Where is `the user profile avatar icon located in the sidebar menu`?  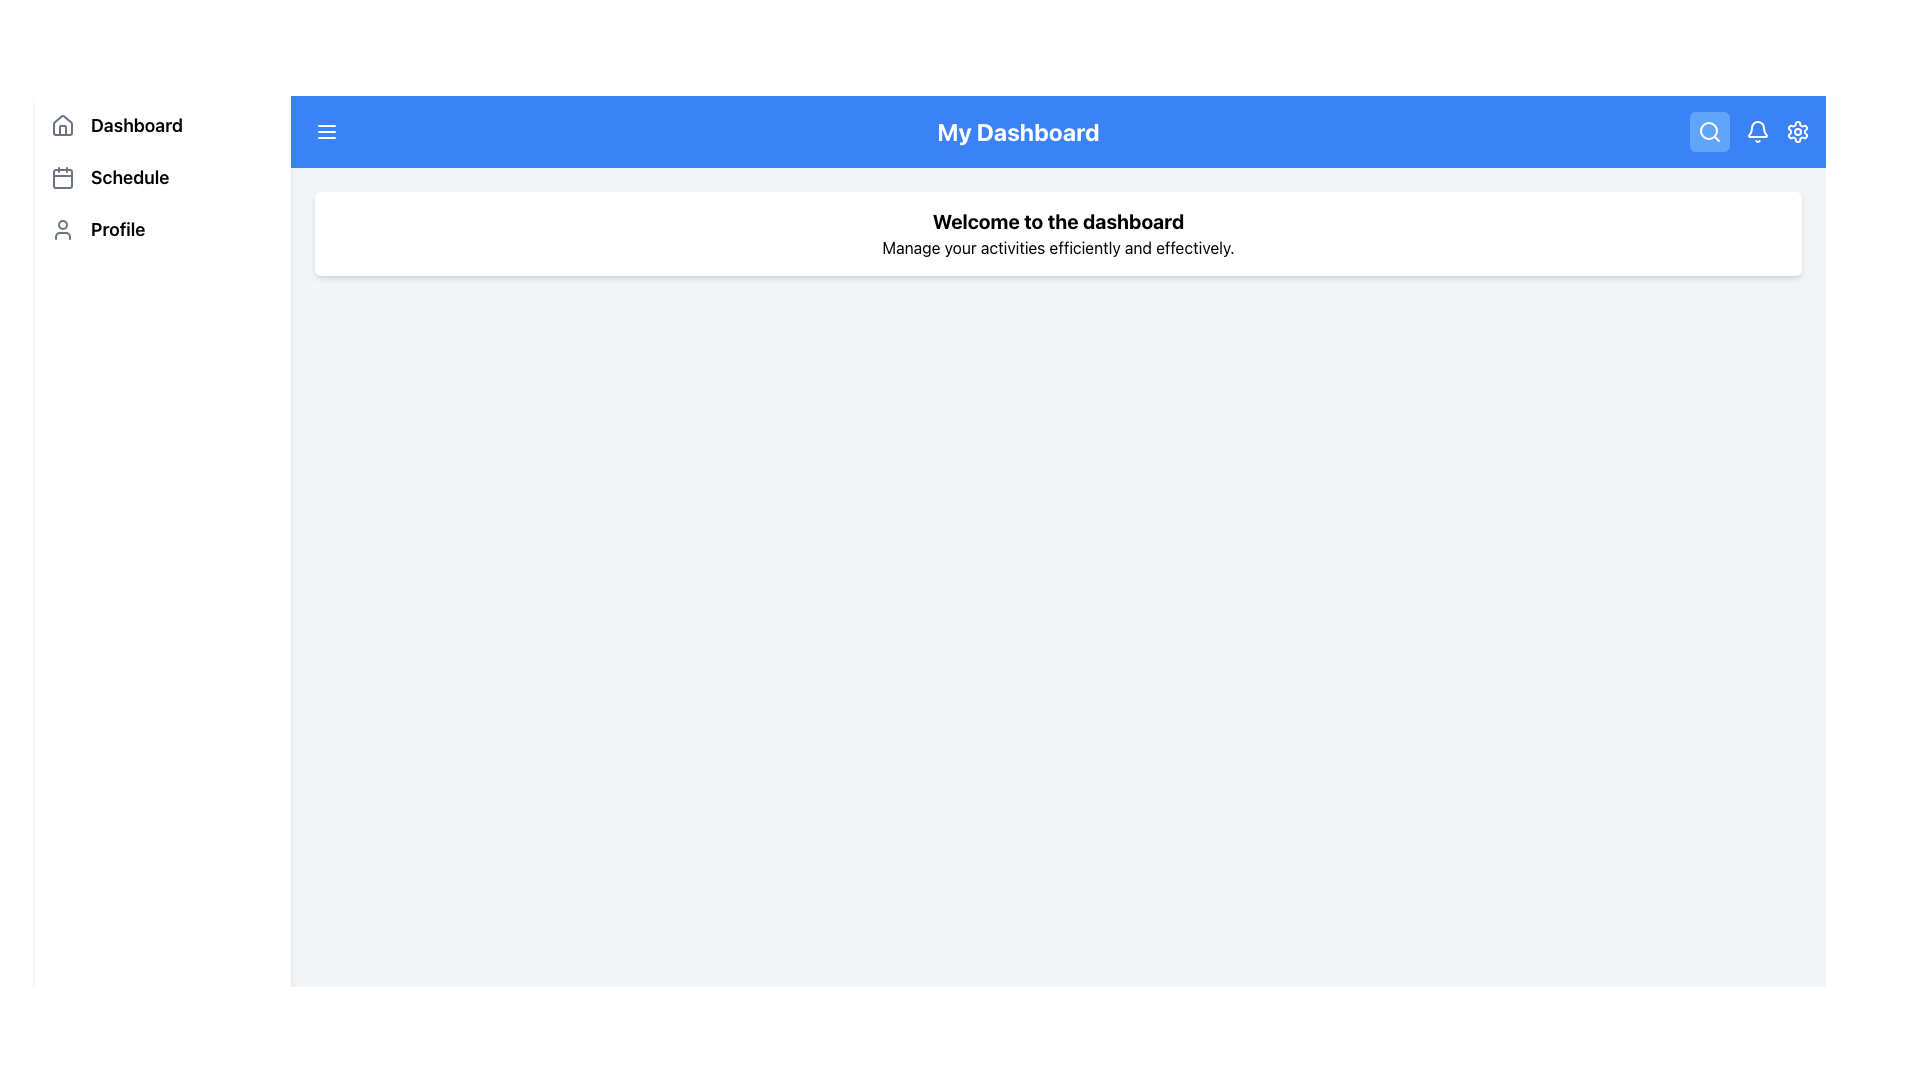 the user profile avatar icon located in the sidebar menu is located at coordinates (62, 229).